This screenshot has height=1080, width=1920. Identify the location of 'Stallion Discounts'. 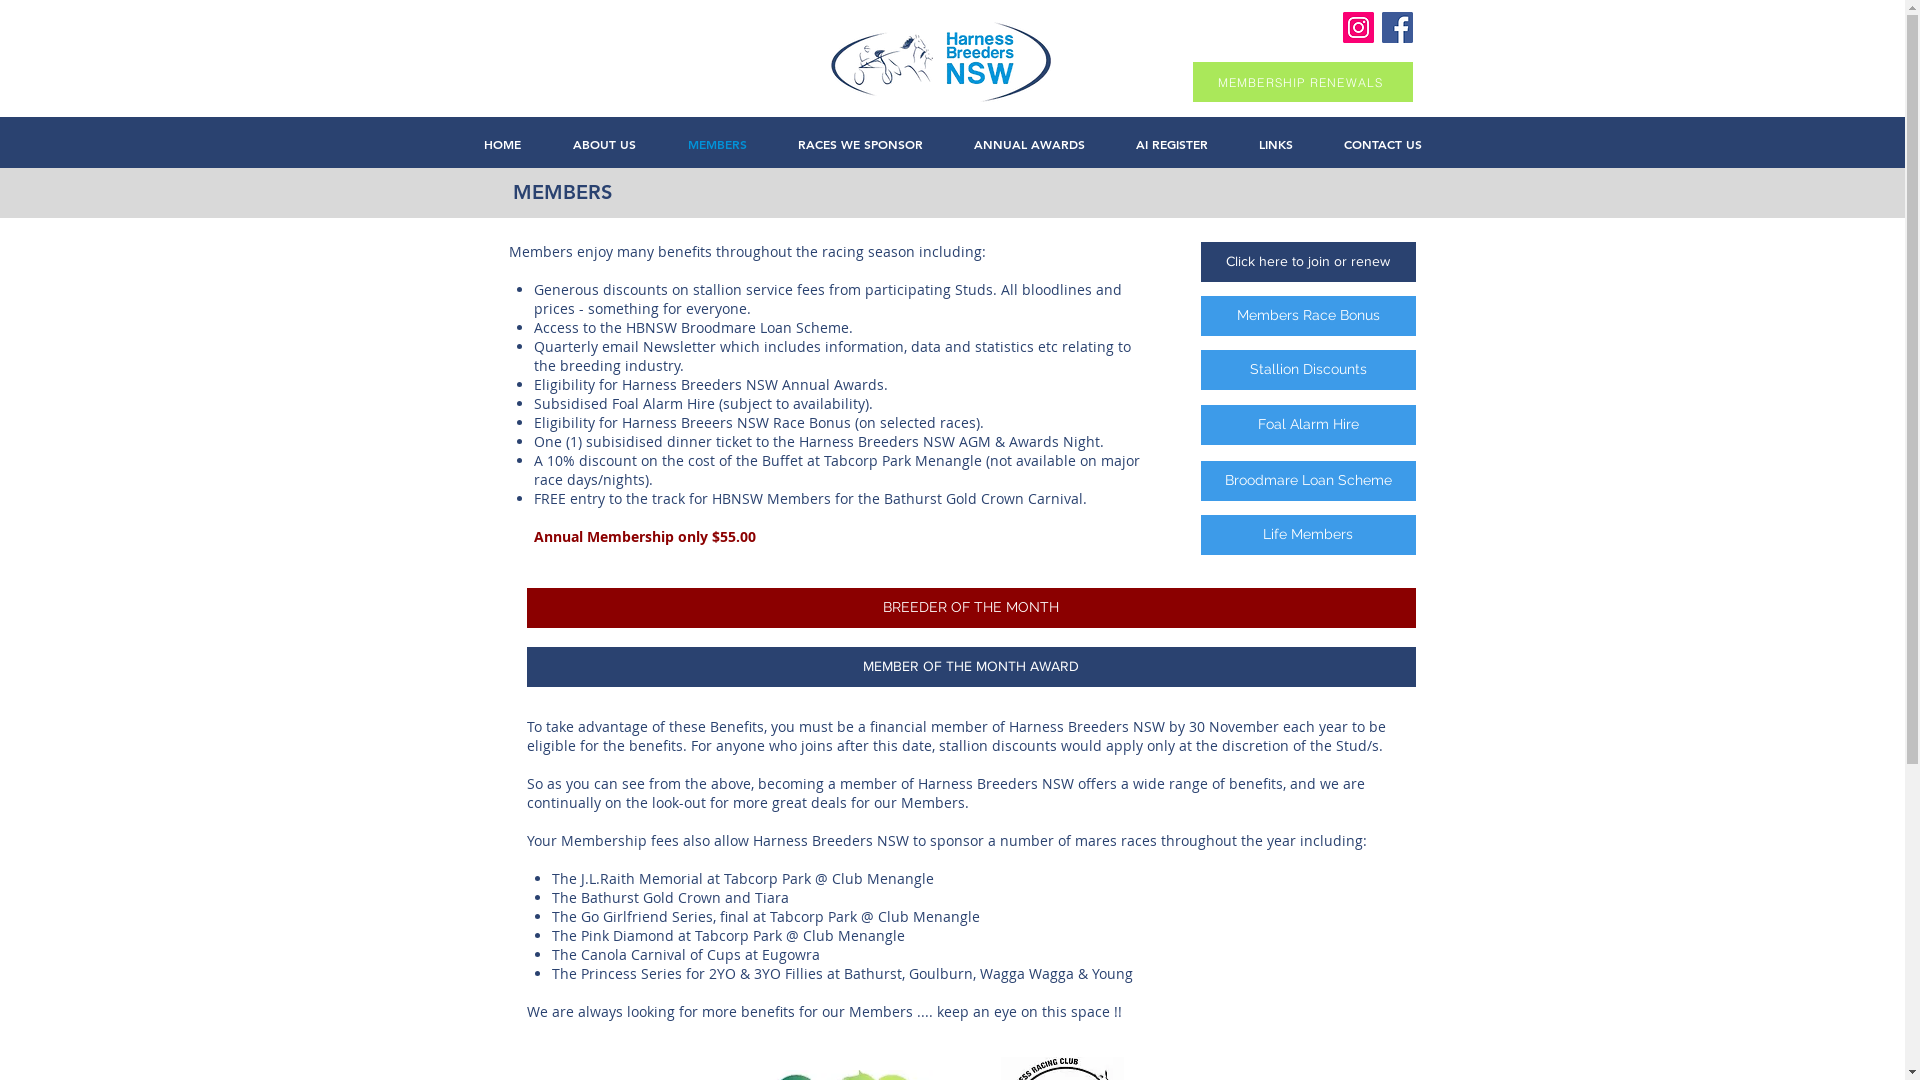
(1307, 370).